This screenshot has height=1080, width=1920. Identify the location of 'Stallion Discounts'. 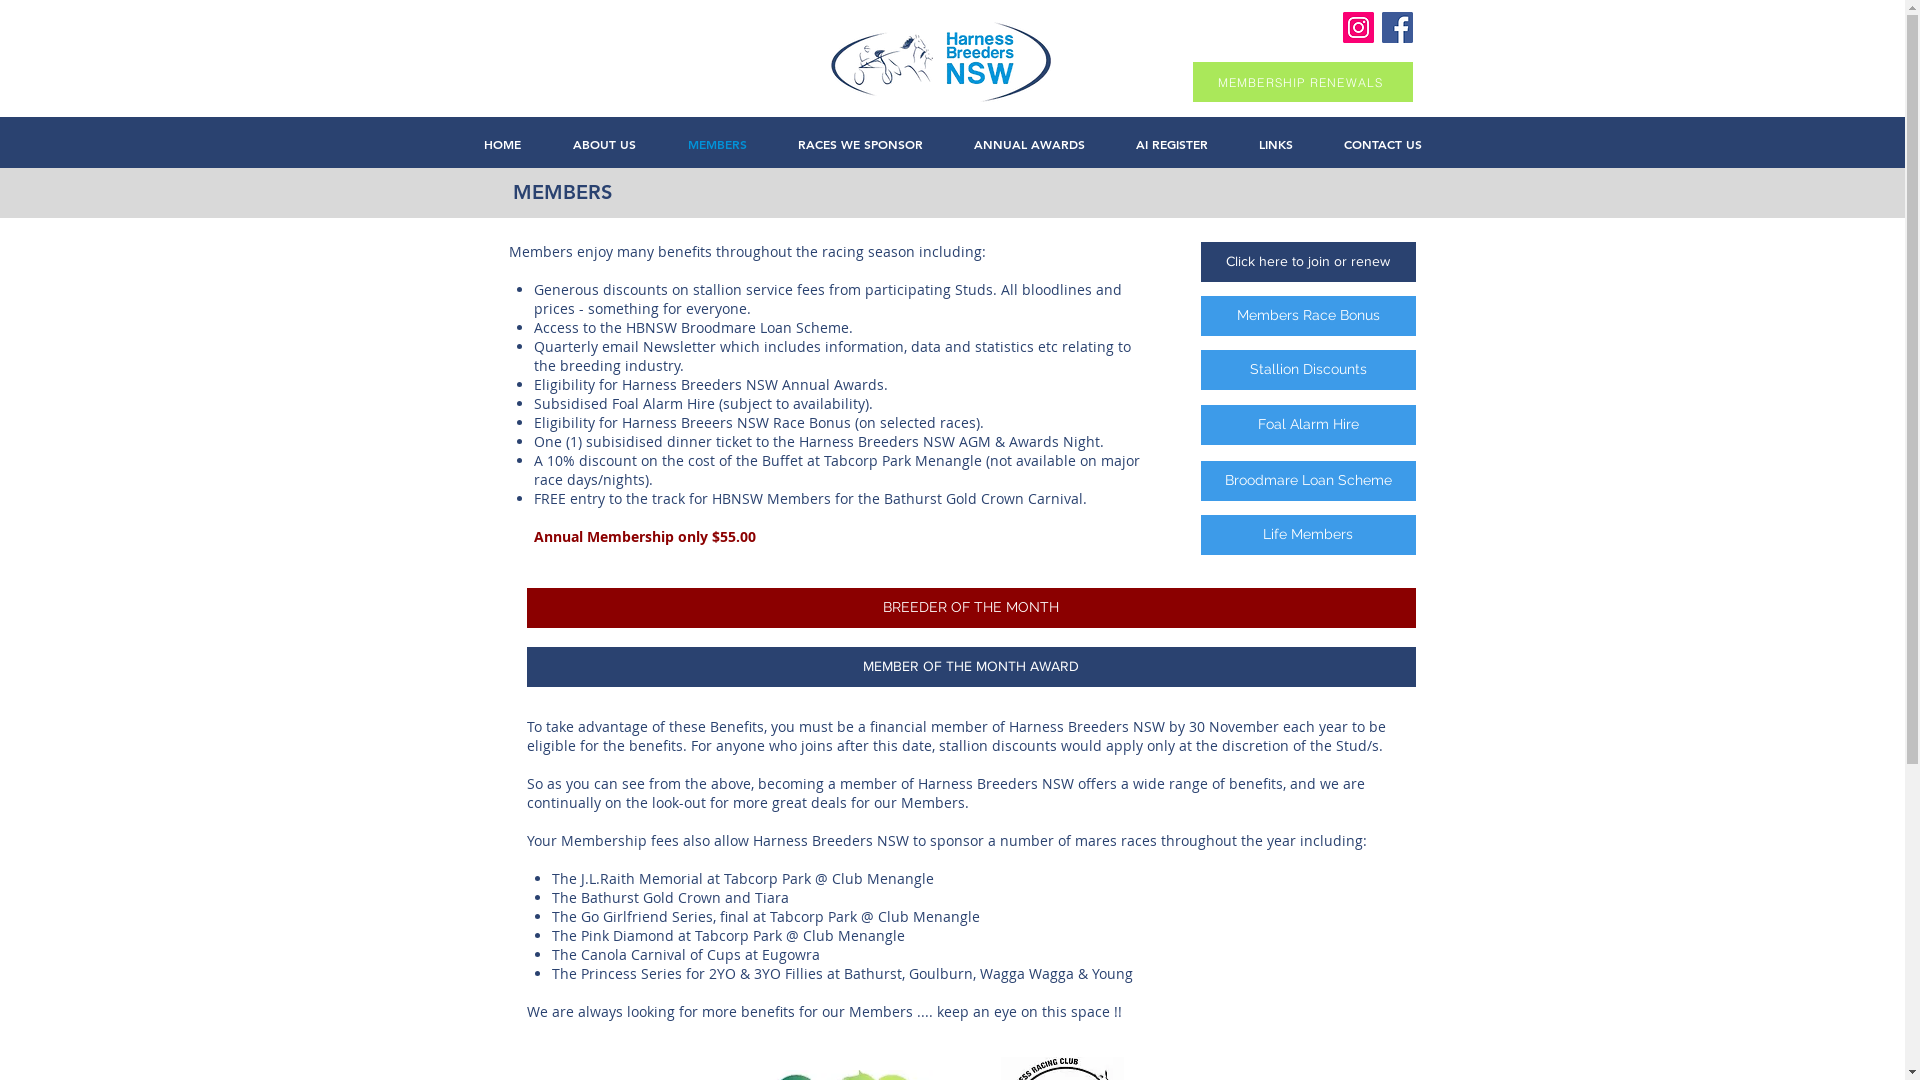
(1307, 370).